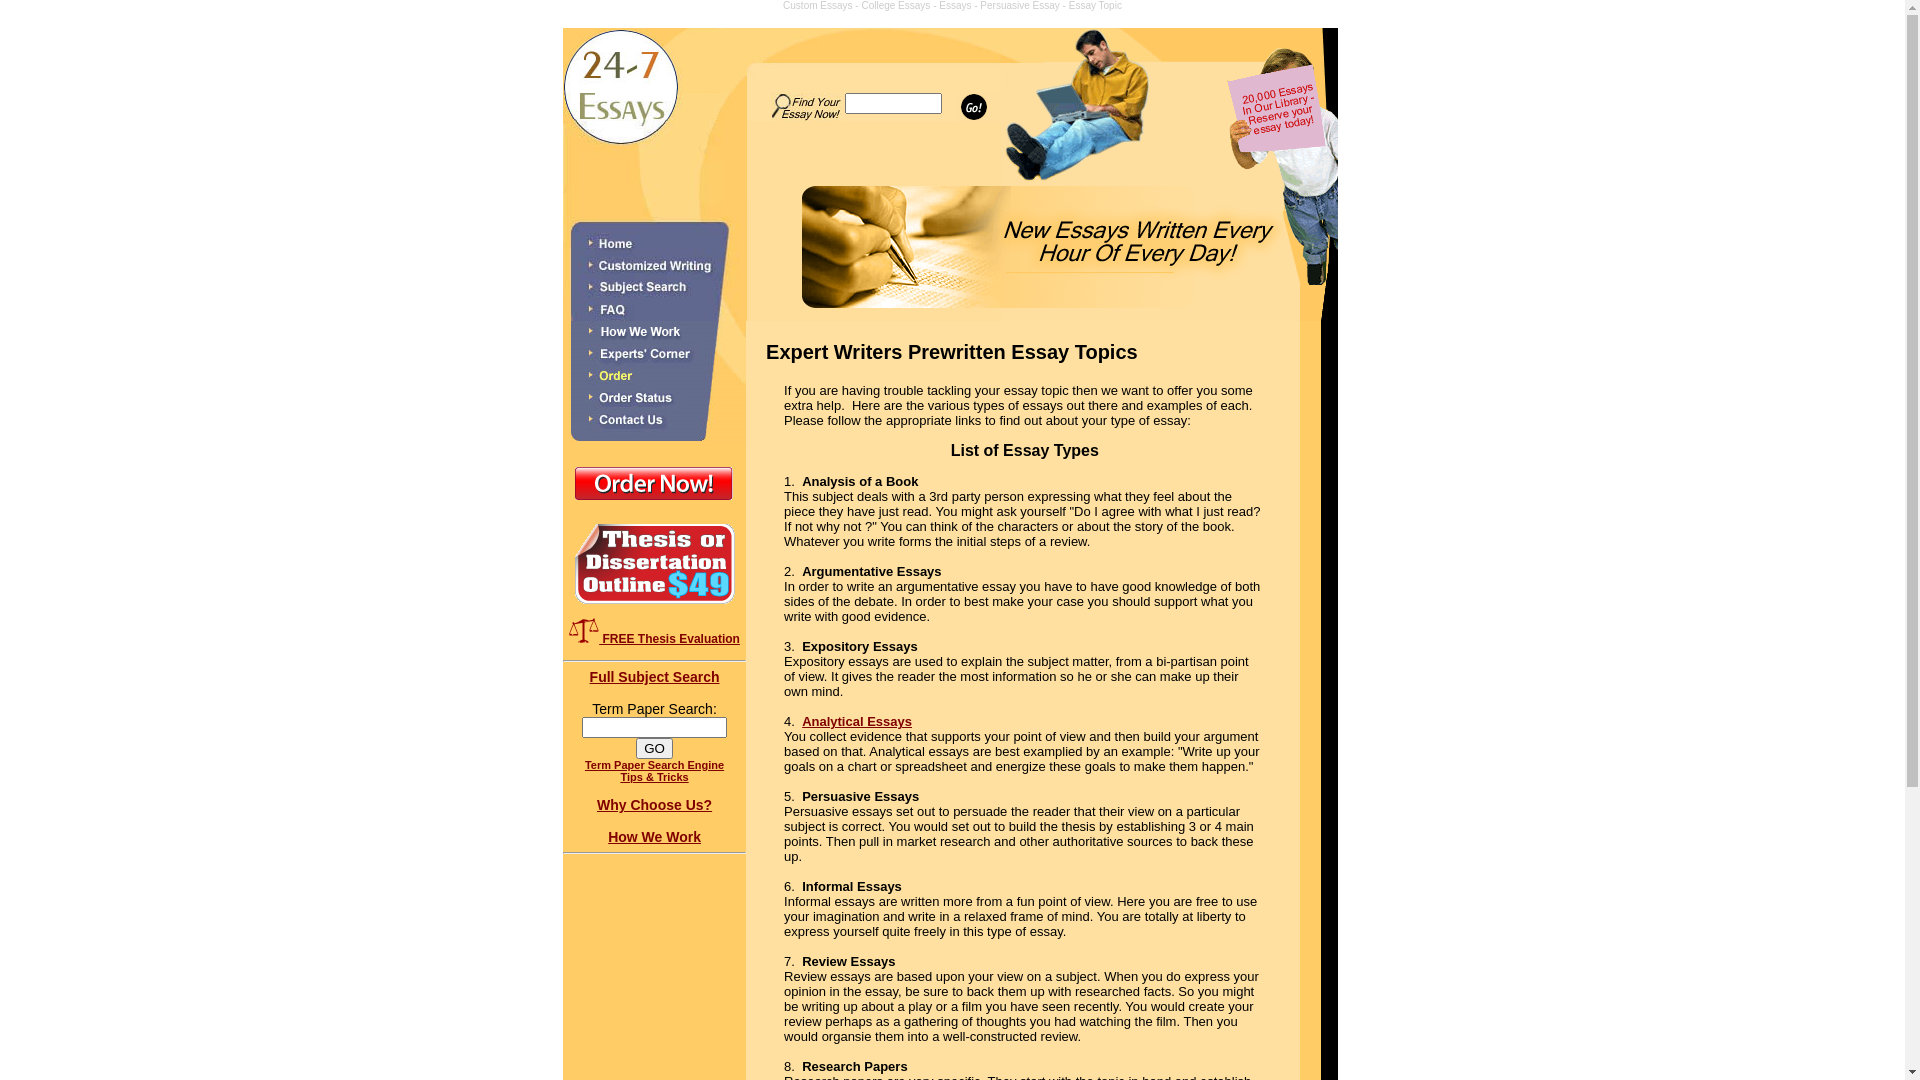 The image size is (1920, 1080). Describe the element at coordinates (583, 630) in the screenshot. I see `'FREE Thesis Evaluation'` at that location.